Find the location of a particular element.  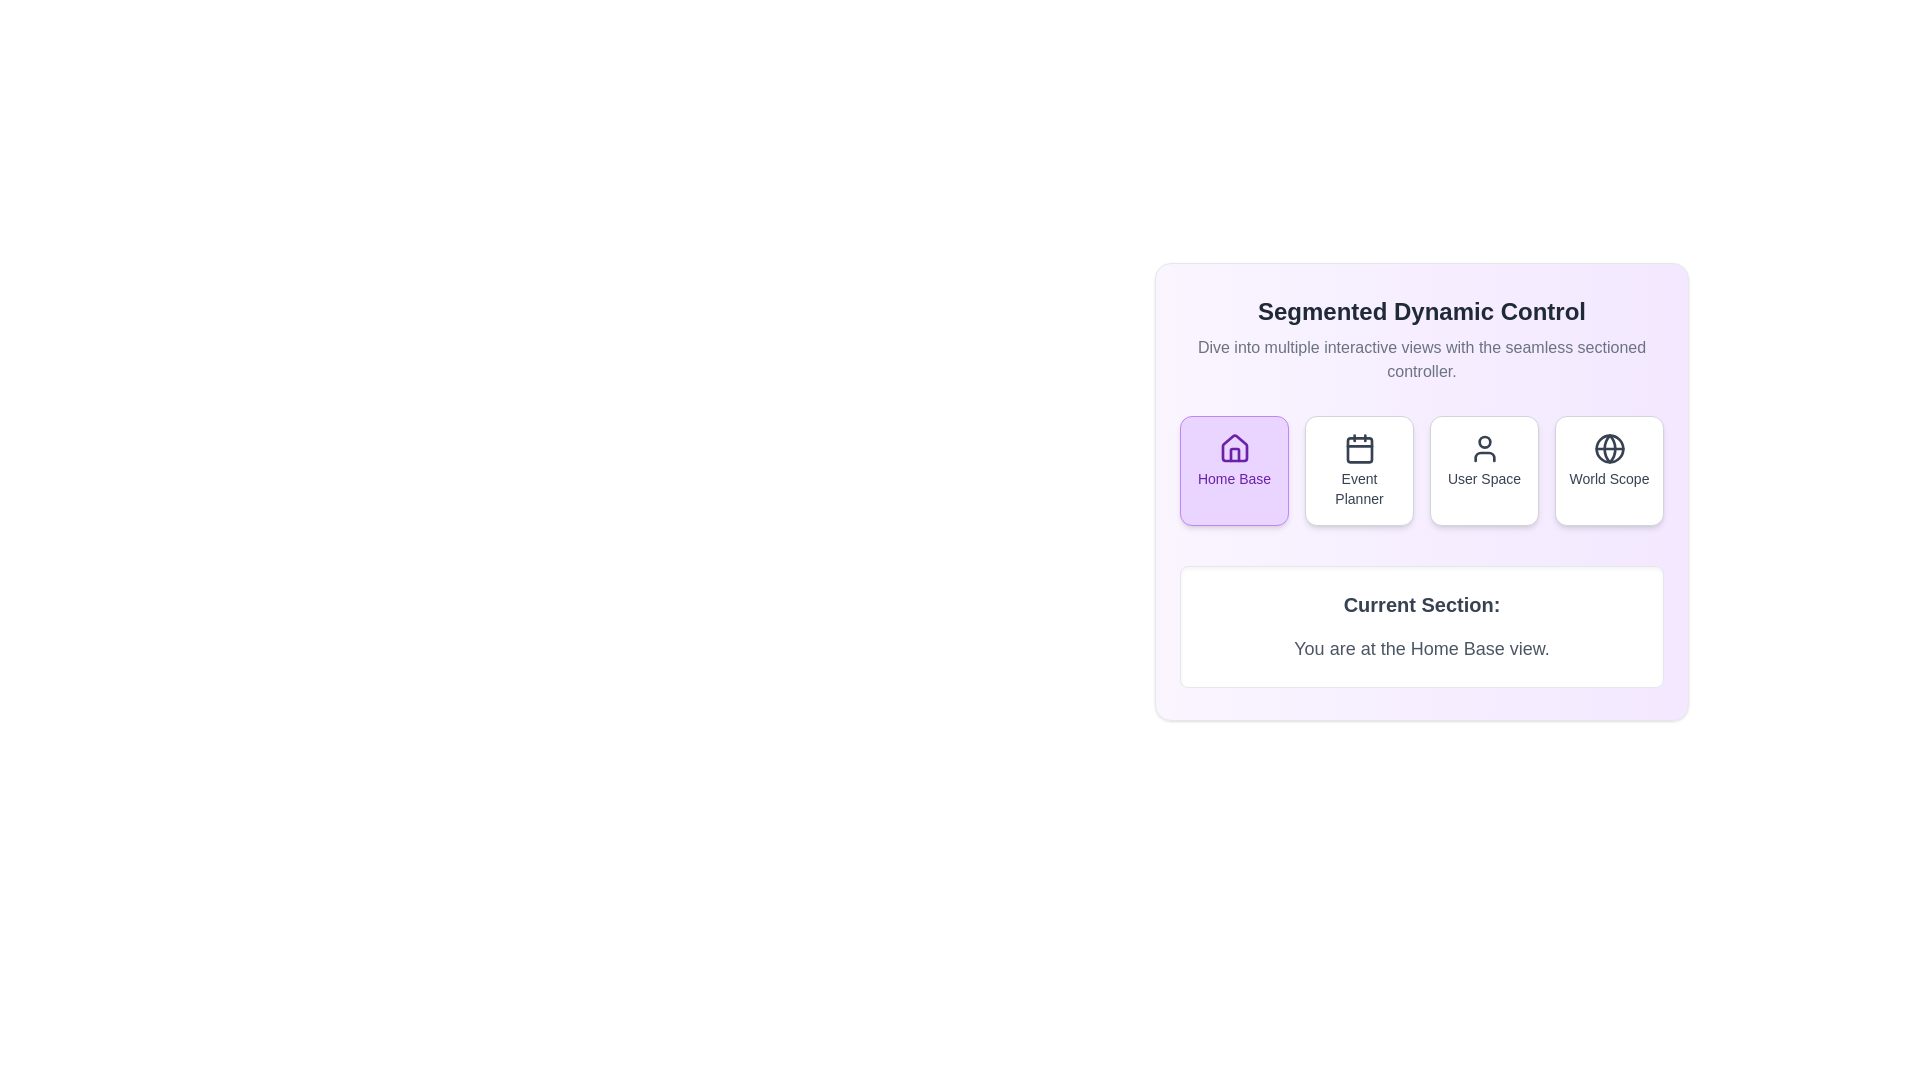

the segmented control button to change the section or view, which is centrally located within a light purple gradient background is located at coordinates (1420, 470).